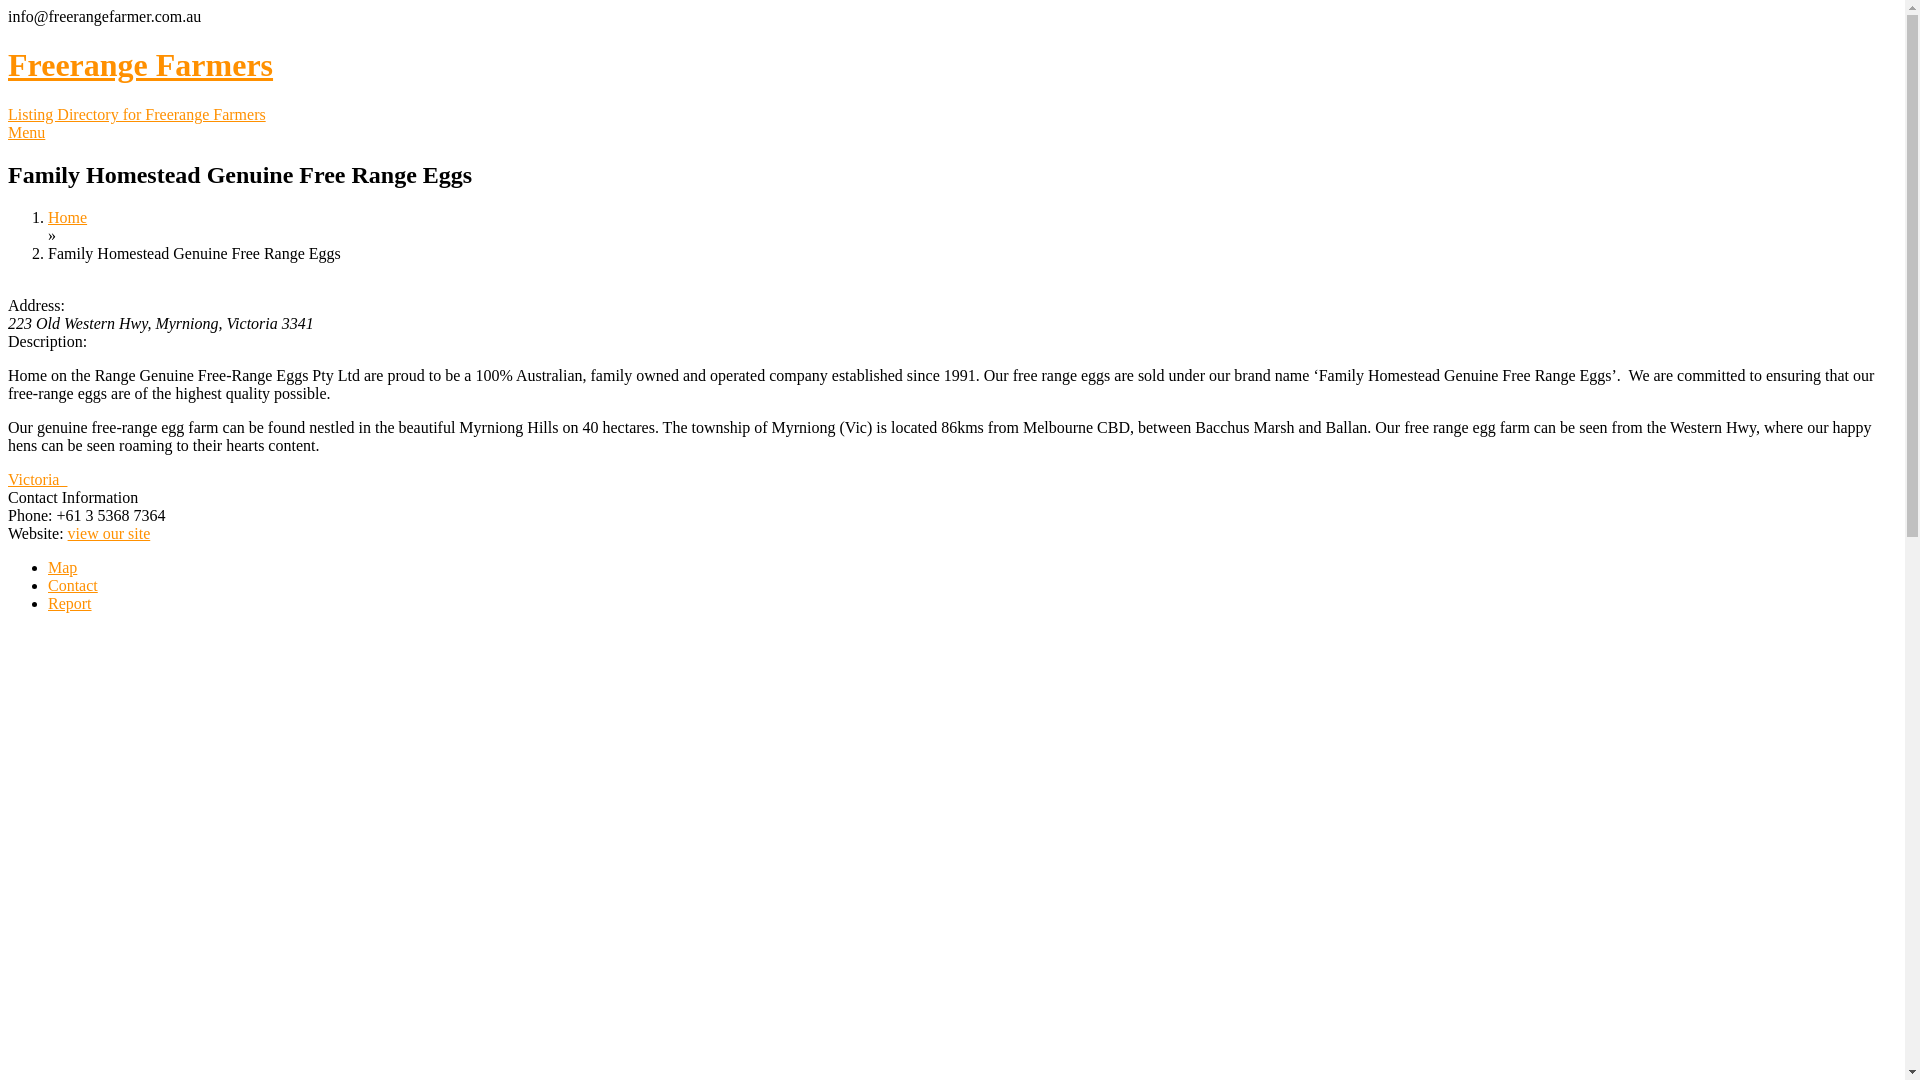  I want to click on 'Contact', so click(72, 585).